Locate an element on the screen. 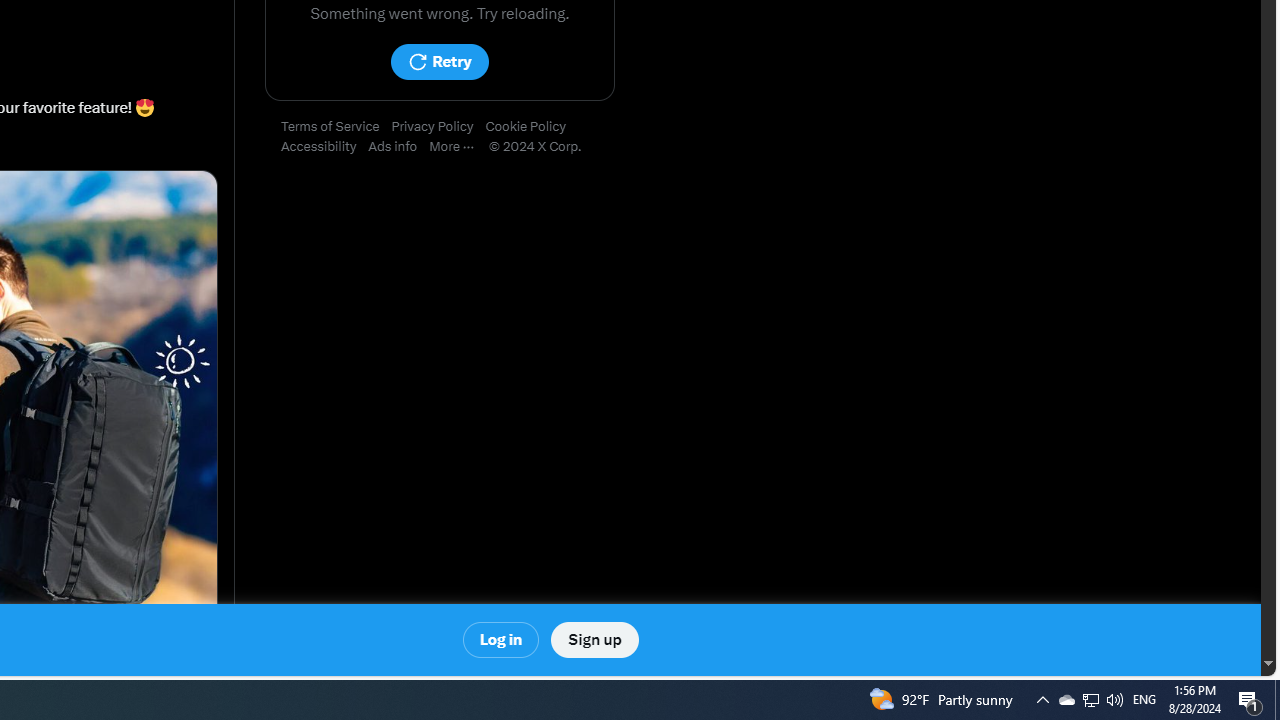  'Cookie Policy' is located at coordinates (531, 127).